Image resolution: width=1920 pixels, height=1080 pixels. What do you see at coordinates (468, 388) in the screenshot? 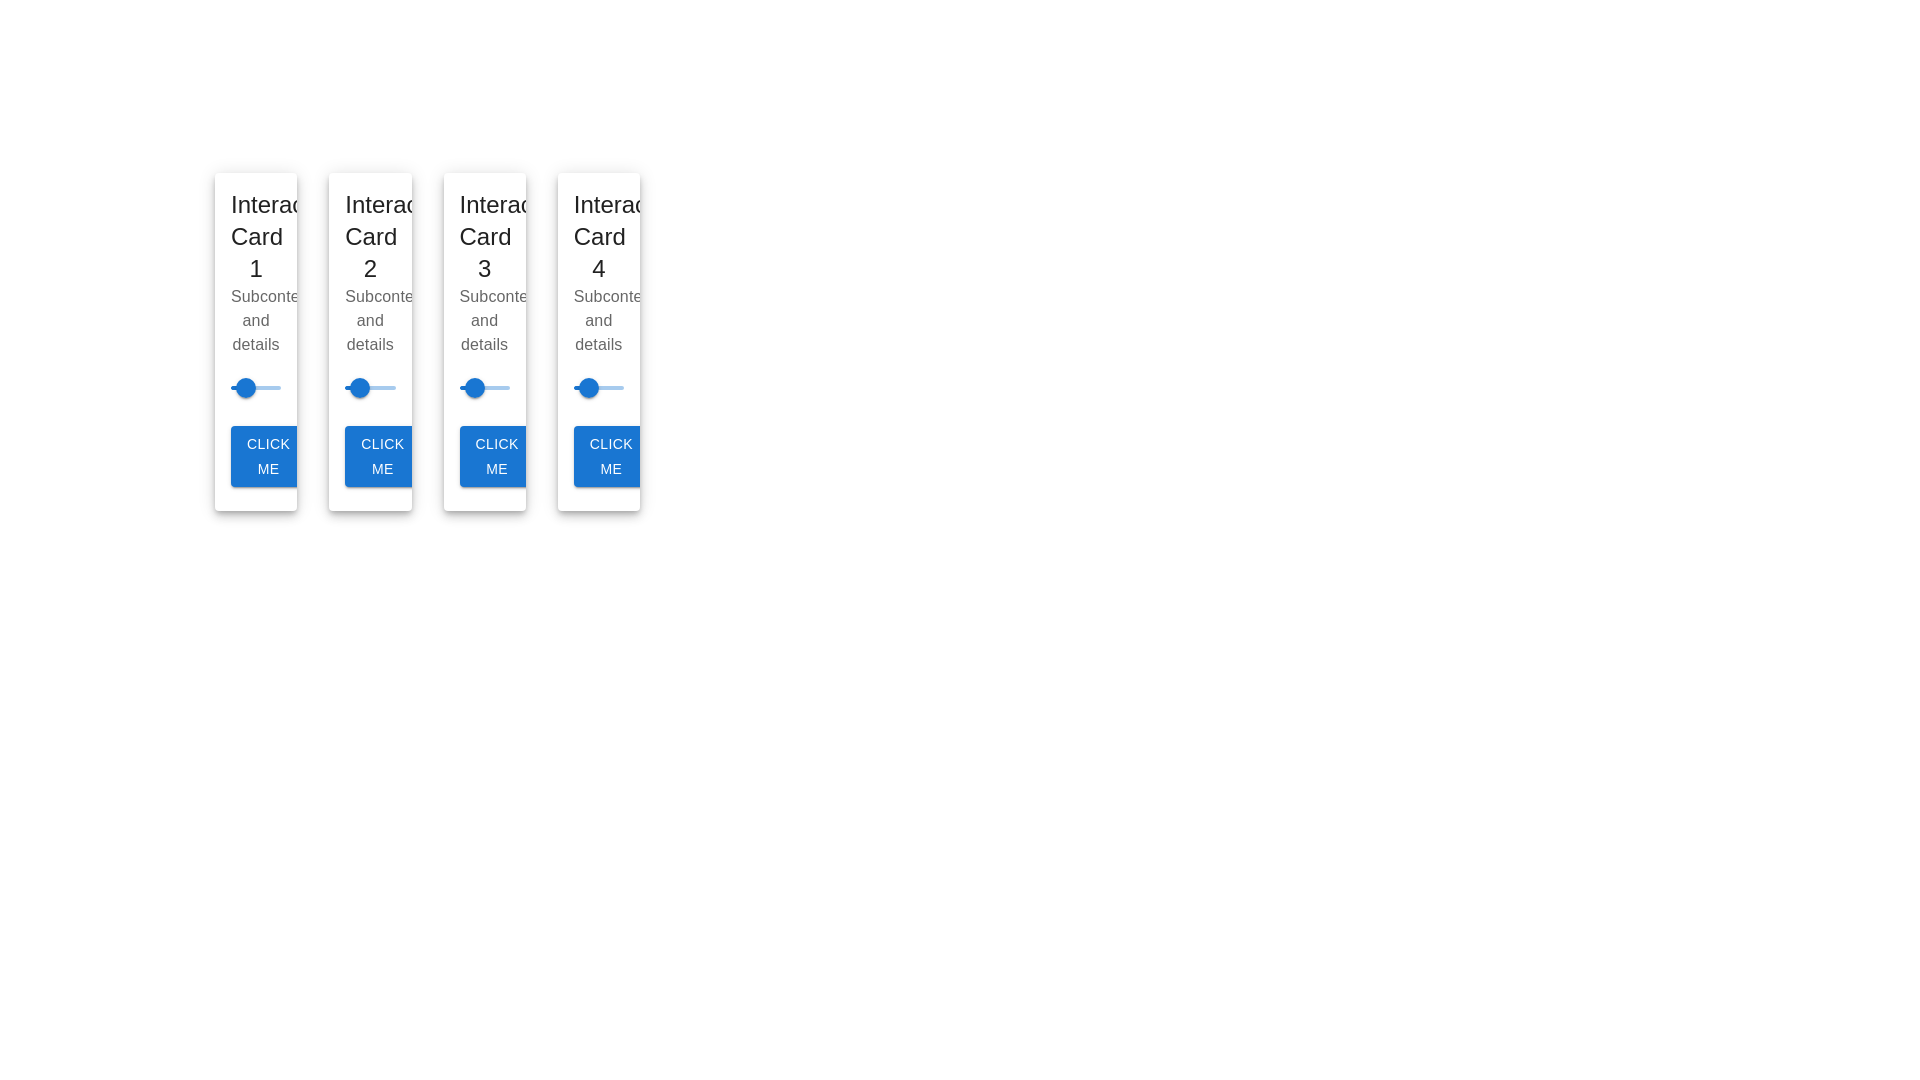
I see `the slider's value` at bounding box center [468, 388].